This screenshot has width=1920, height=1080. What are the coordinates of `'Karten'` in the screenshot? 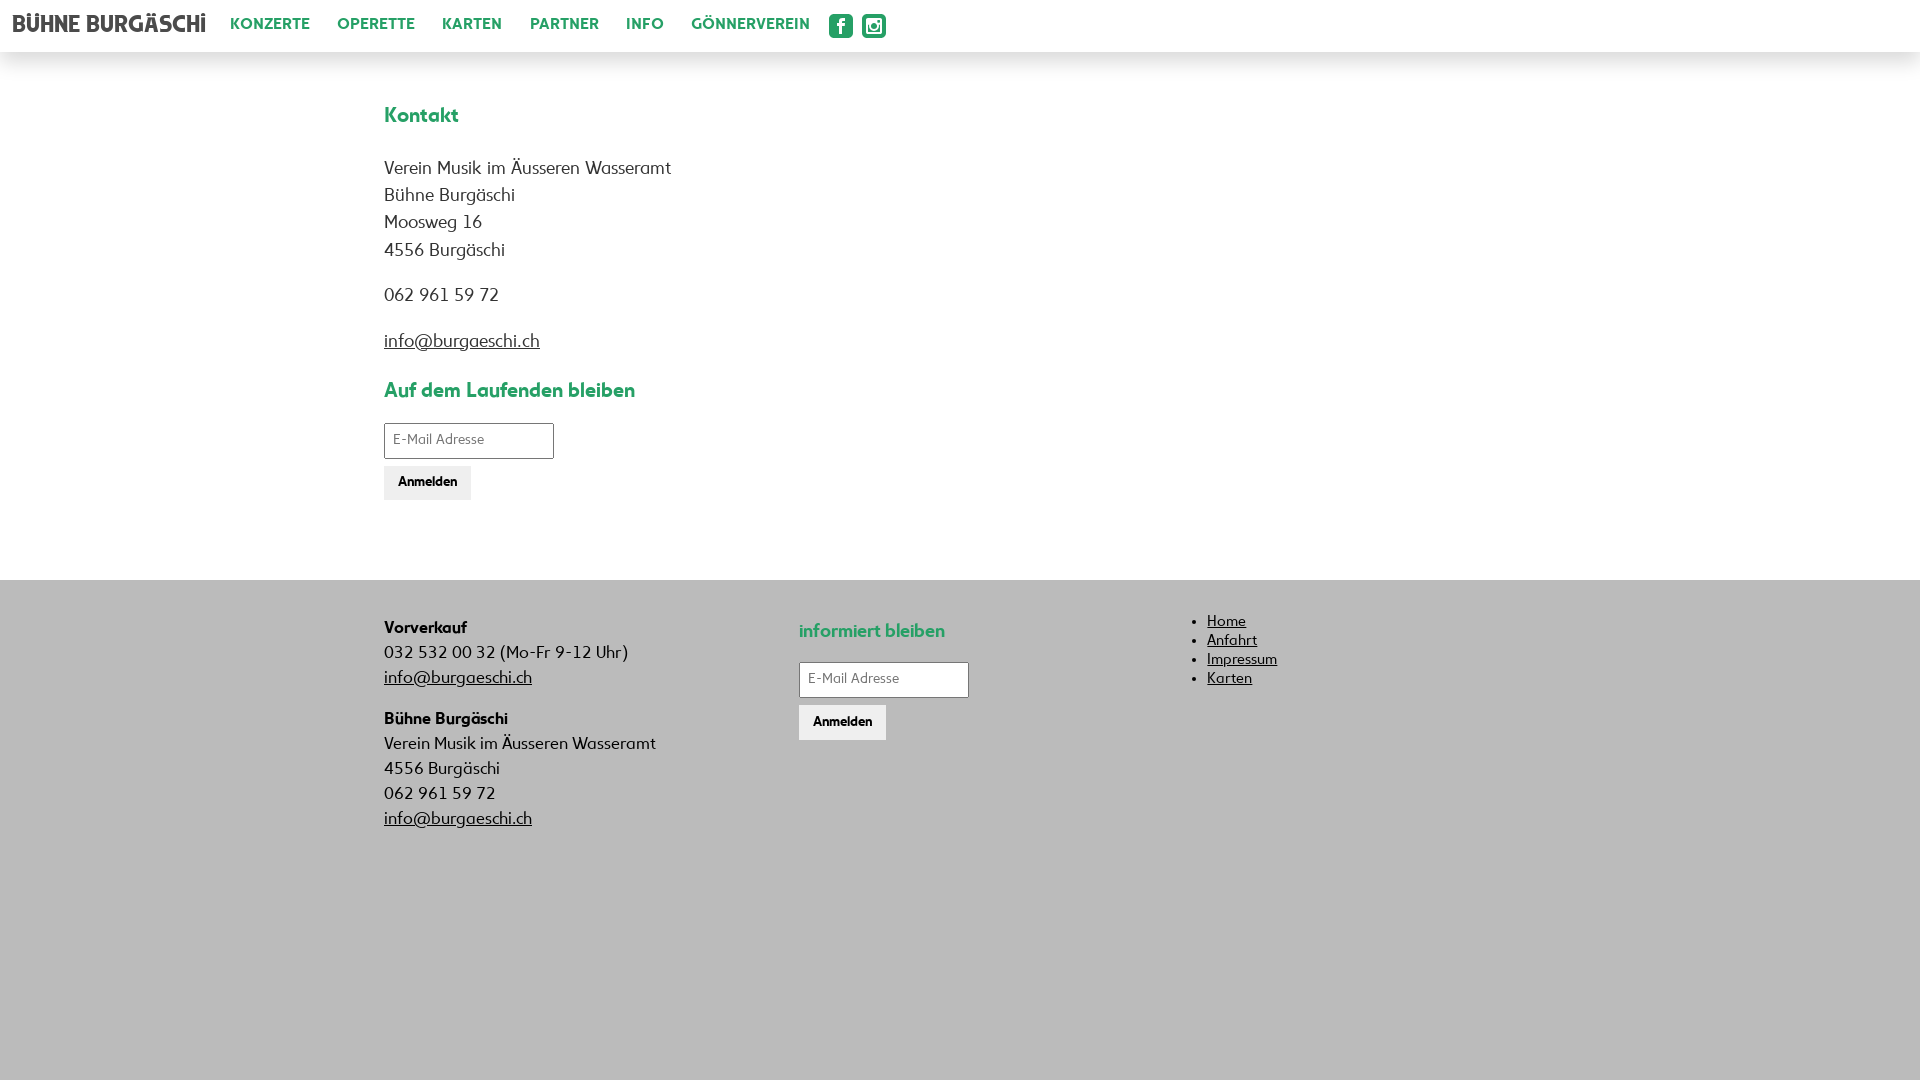 It's located at (1228, 677).